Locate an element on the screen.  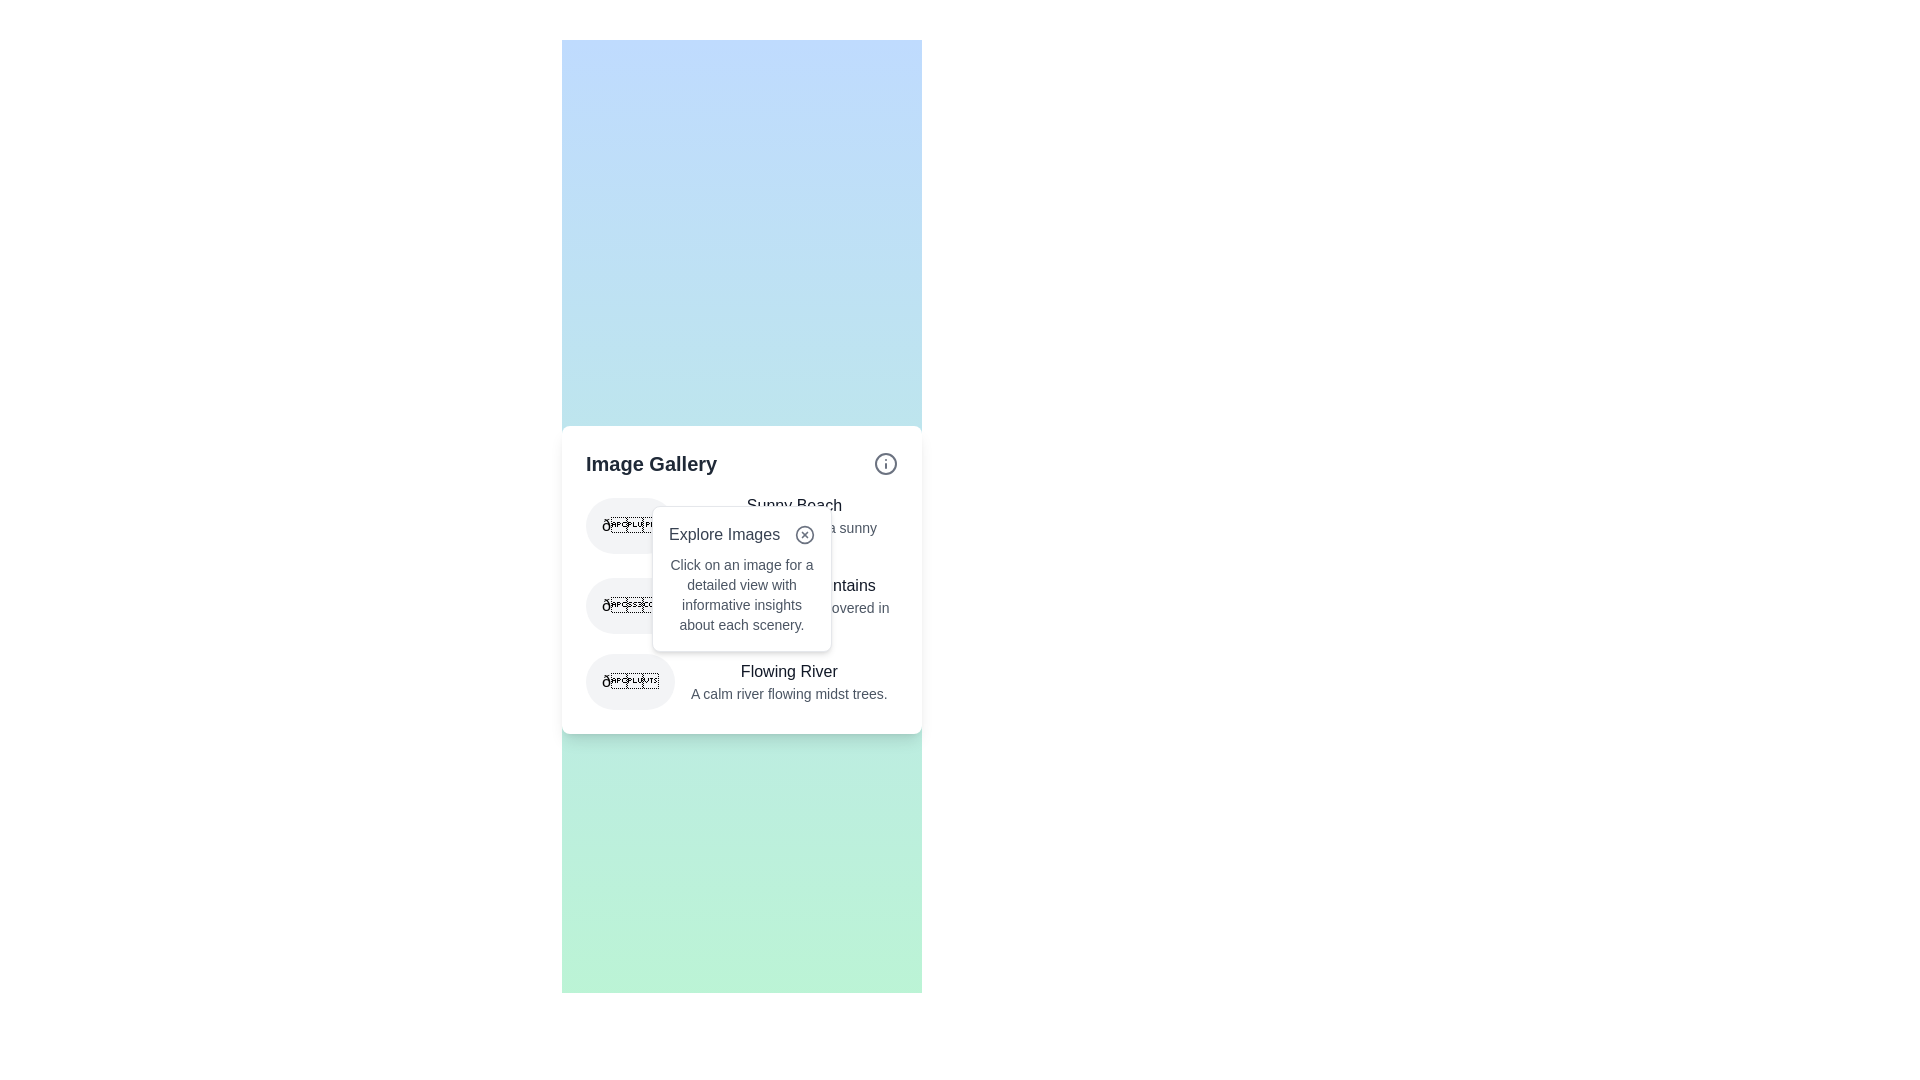
the content of the text-based label (heading) that reads 'Majestic Mountains' for informational purposes is located at coordinates (807, 585).